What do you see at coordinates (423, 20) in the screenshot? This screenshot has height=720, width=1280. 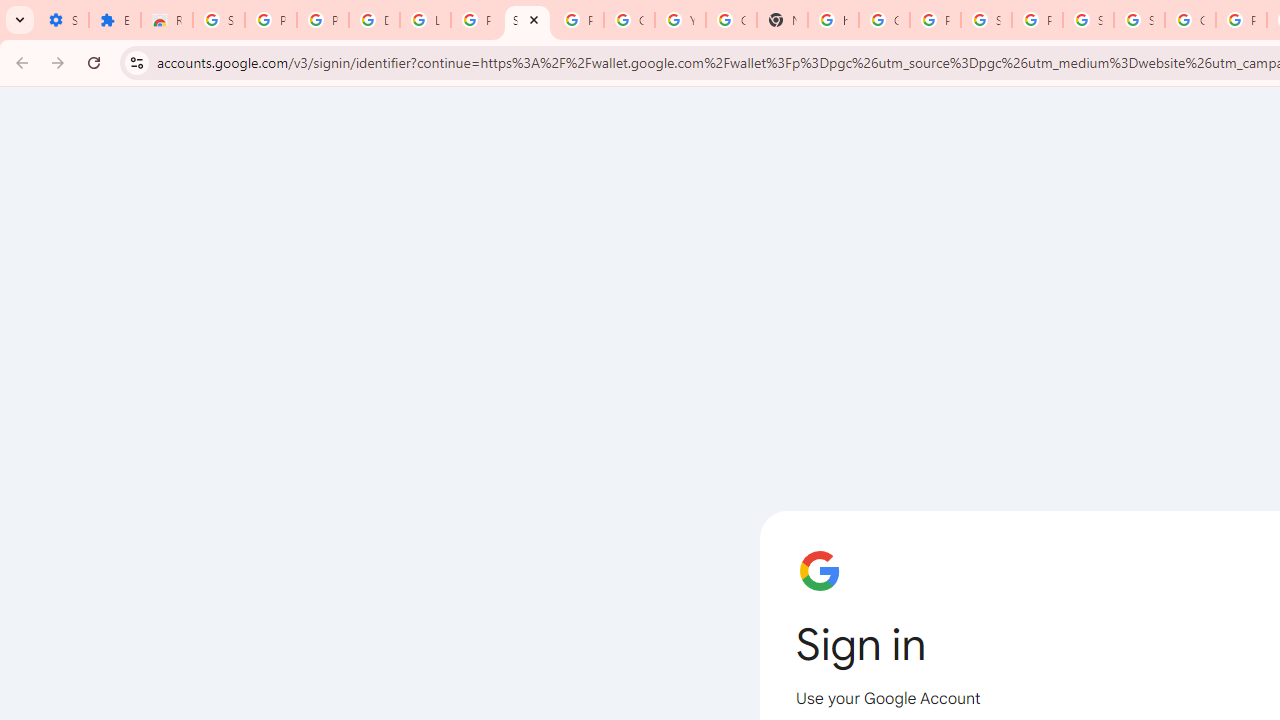 I see `'Learn how to find your photos - Google Photos Help'` at bounding box center [423, 20].